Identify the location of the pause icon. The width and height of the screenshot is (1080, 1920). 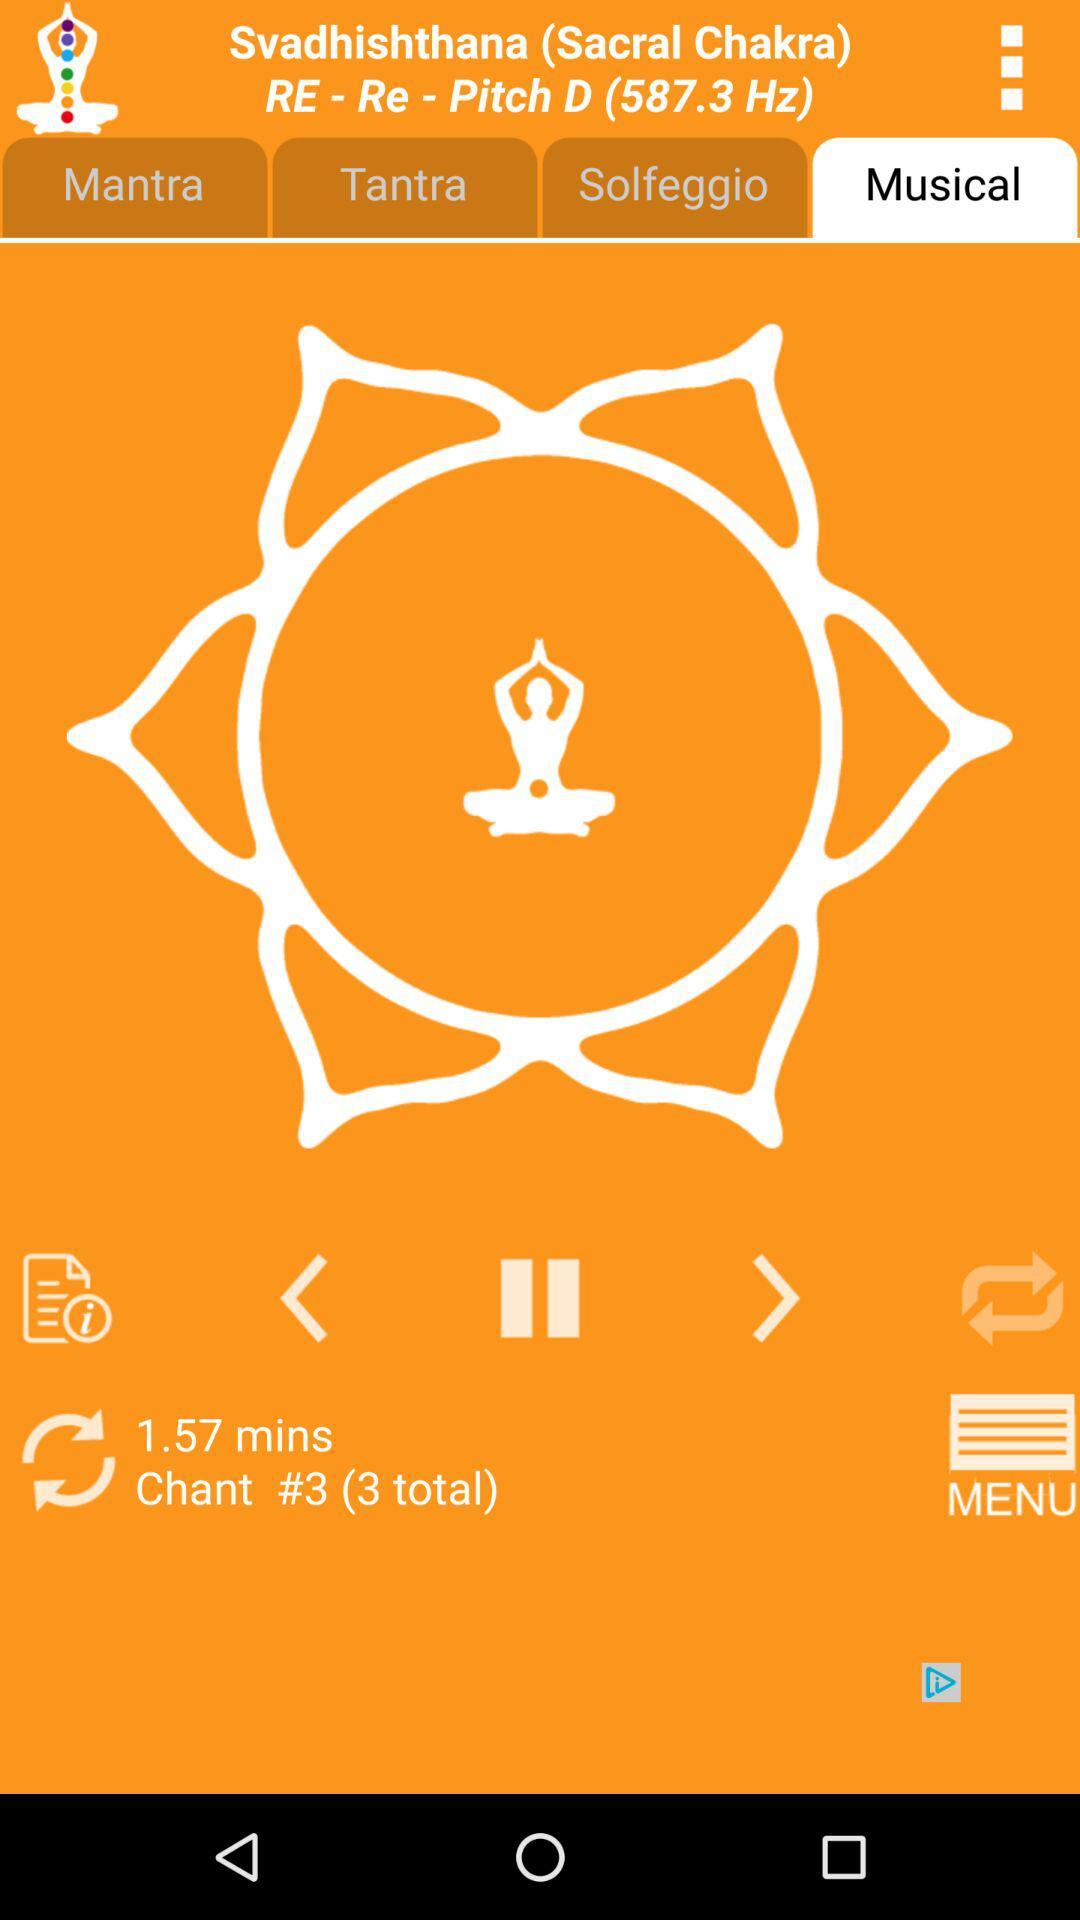
(540, 1388).